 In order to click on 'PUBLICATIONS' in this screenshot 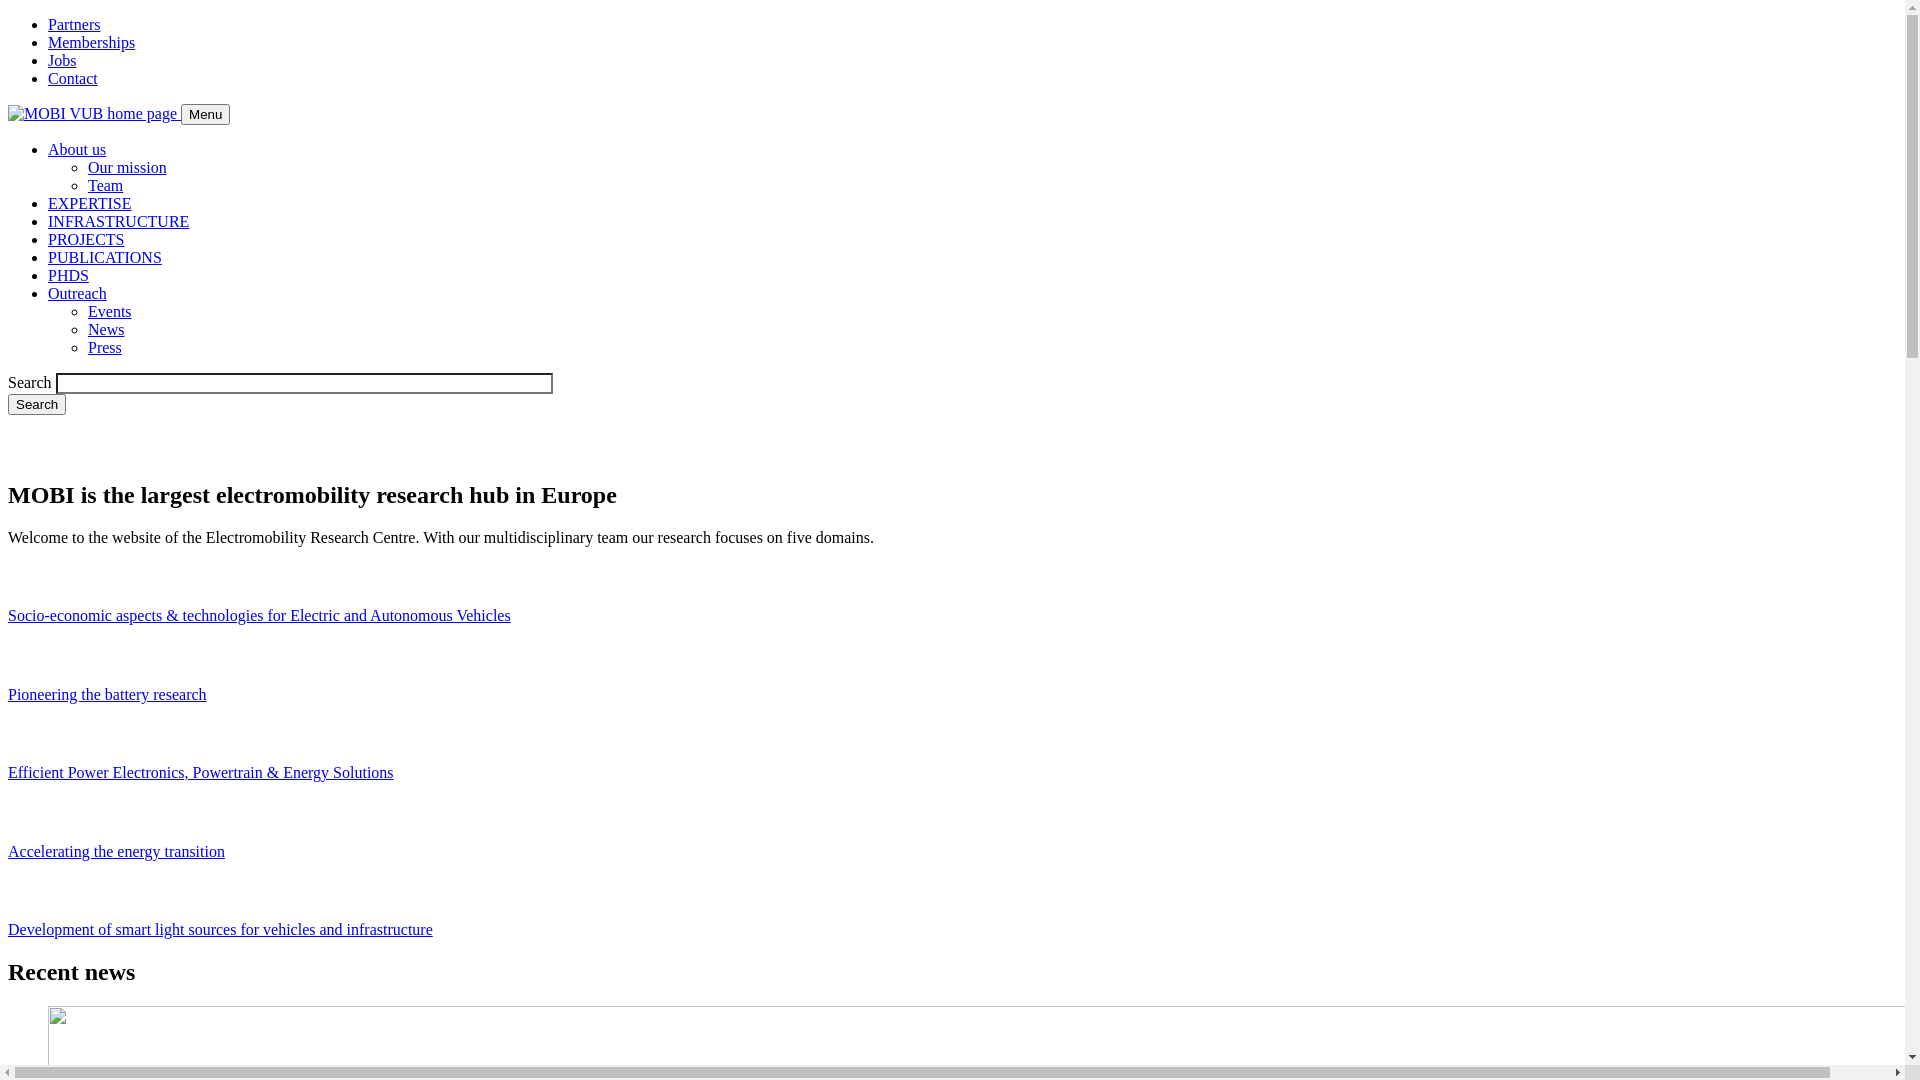, I will do `click(48, 256)`.